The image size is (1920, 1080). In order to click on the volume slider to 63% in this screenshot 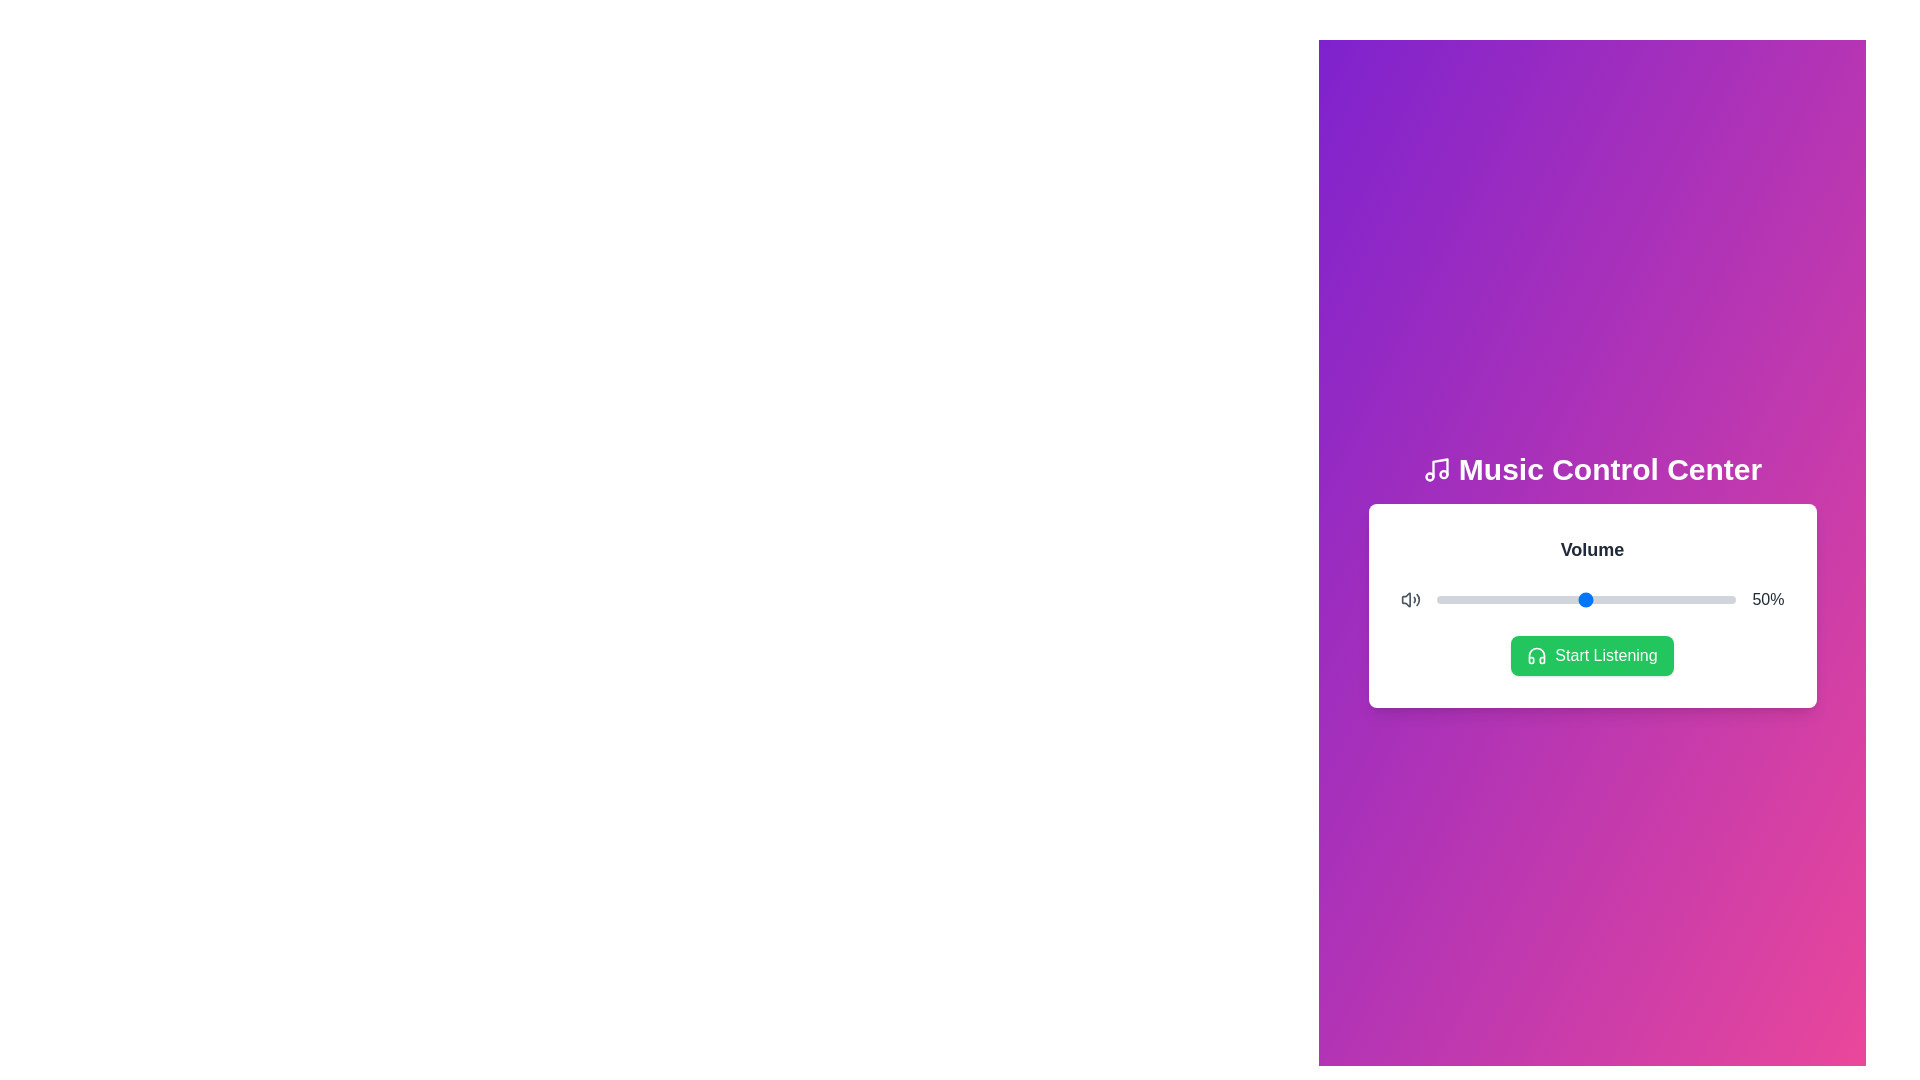, I will do `click(1625, 599)`.